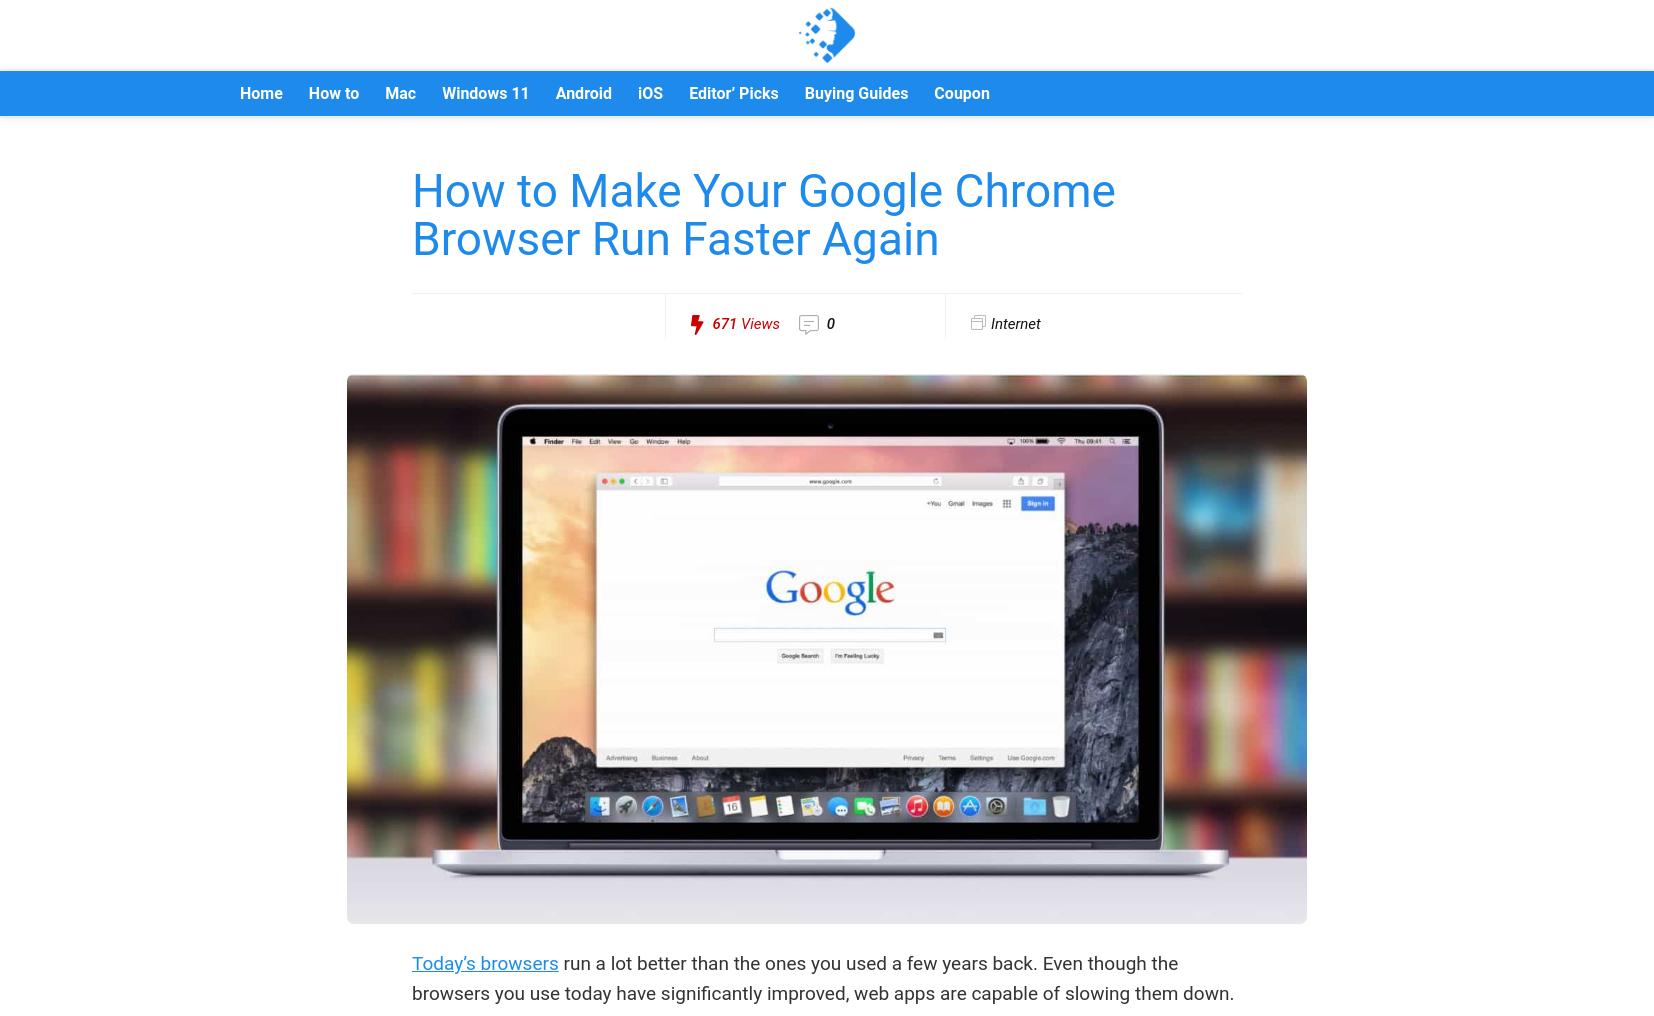 This screenshot has height=1016, width=1654. What do you see at coordinates (826, 324) in the screenshot?
I see `'0'` at bounding box center [826, 324].